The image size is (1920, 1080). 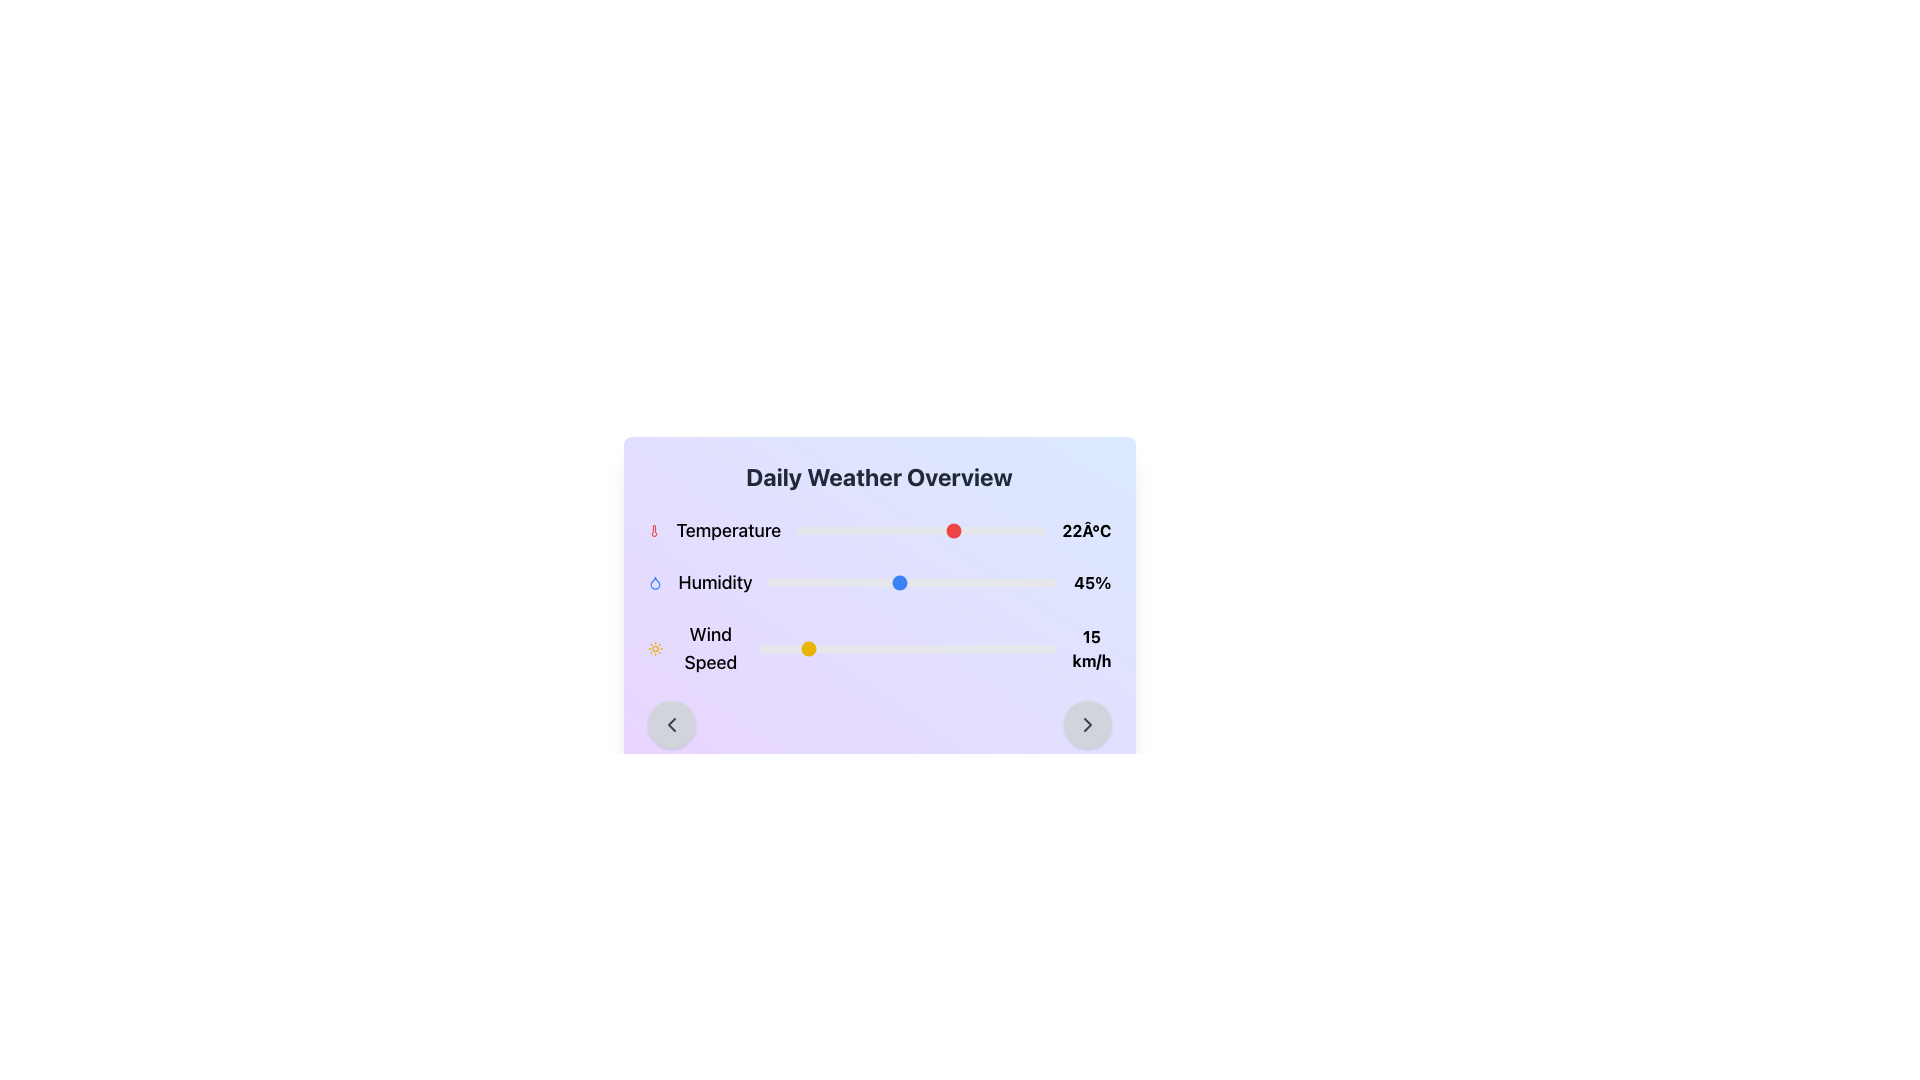 I want to click on the blue droplet icon that represents humidity in the weather application, located to the left of the 'Humidity' text in the second row of the weather information panel, so click(x=654, y=582).